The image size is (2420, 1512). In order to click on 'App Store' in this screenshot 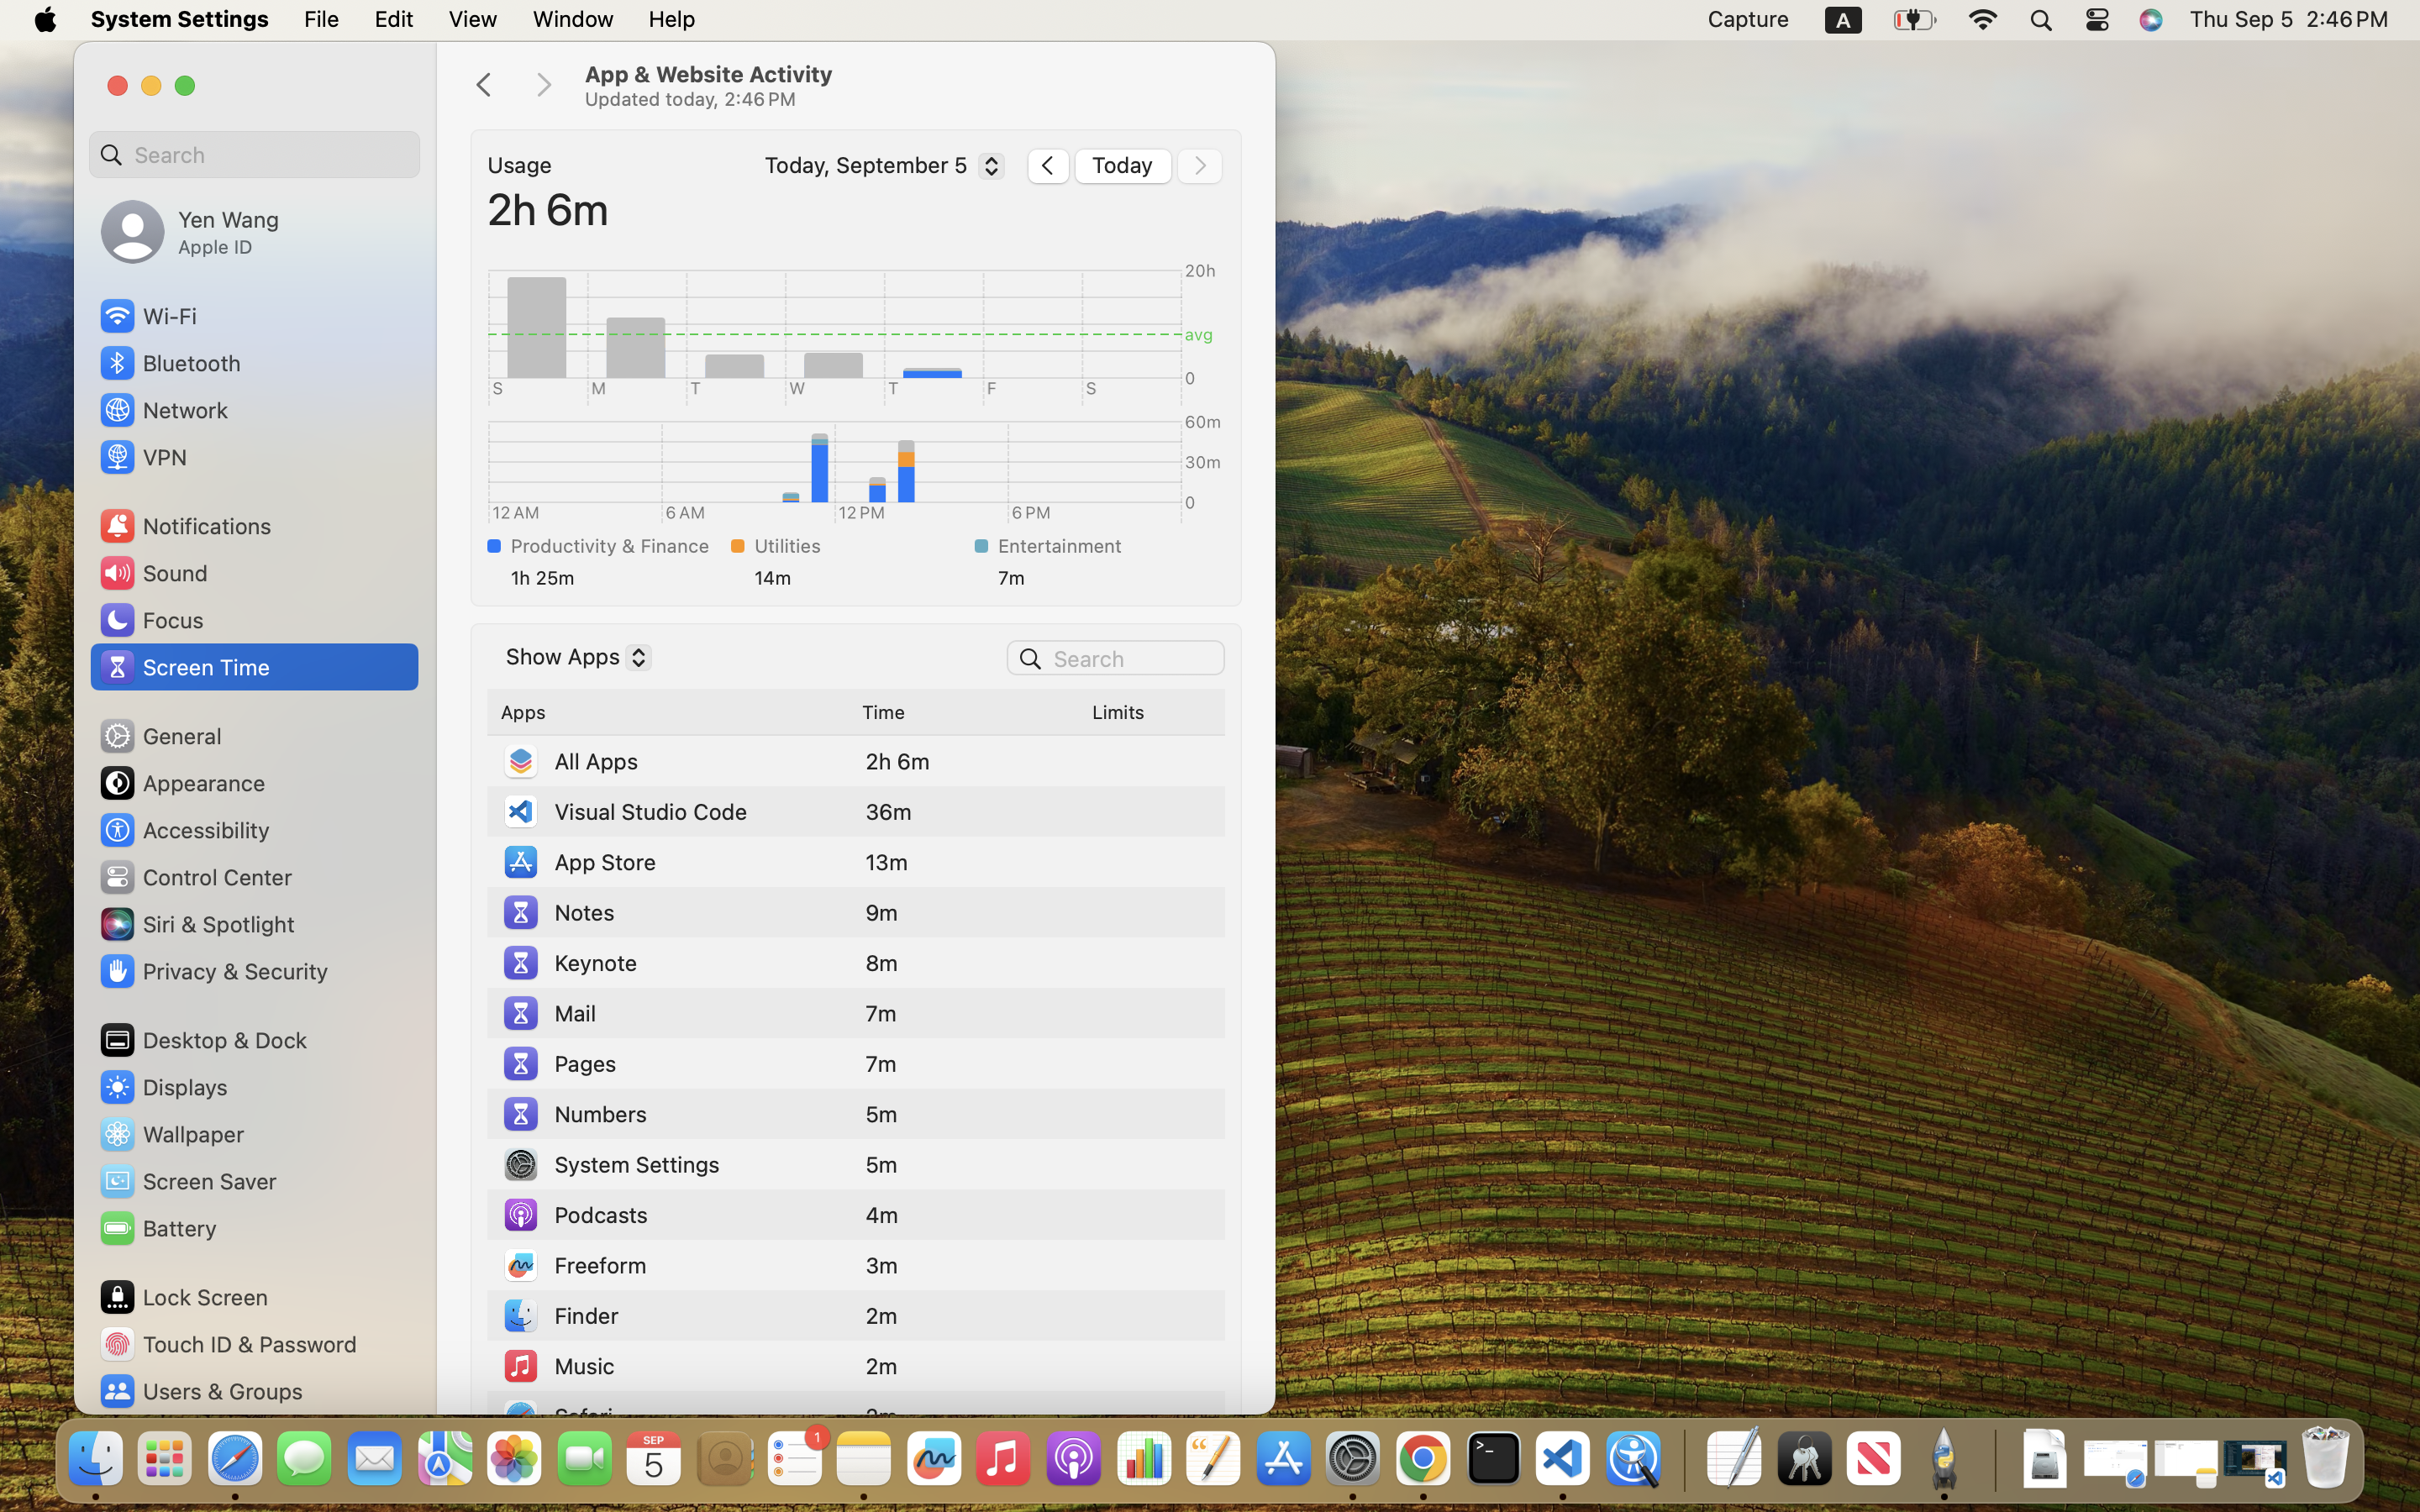, I will do `click(577, 861)`.